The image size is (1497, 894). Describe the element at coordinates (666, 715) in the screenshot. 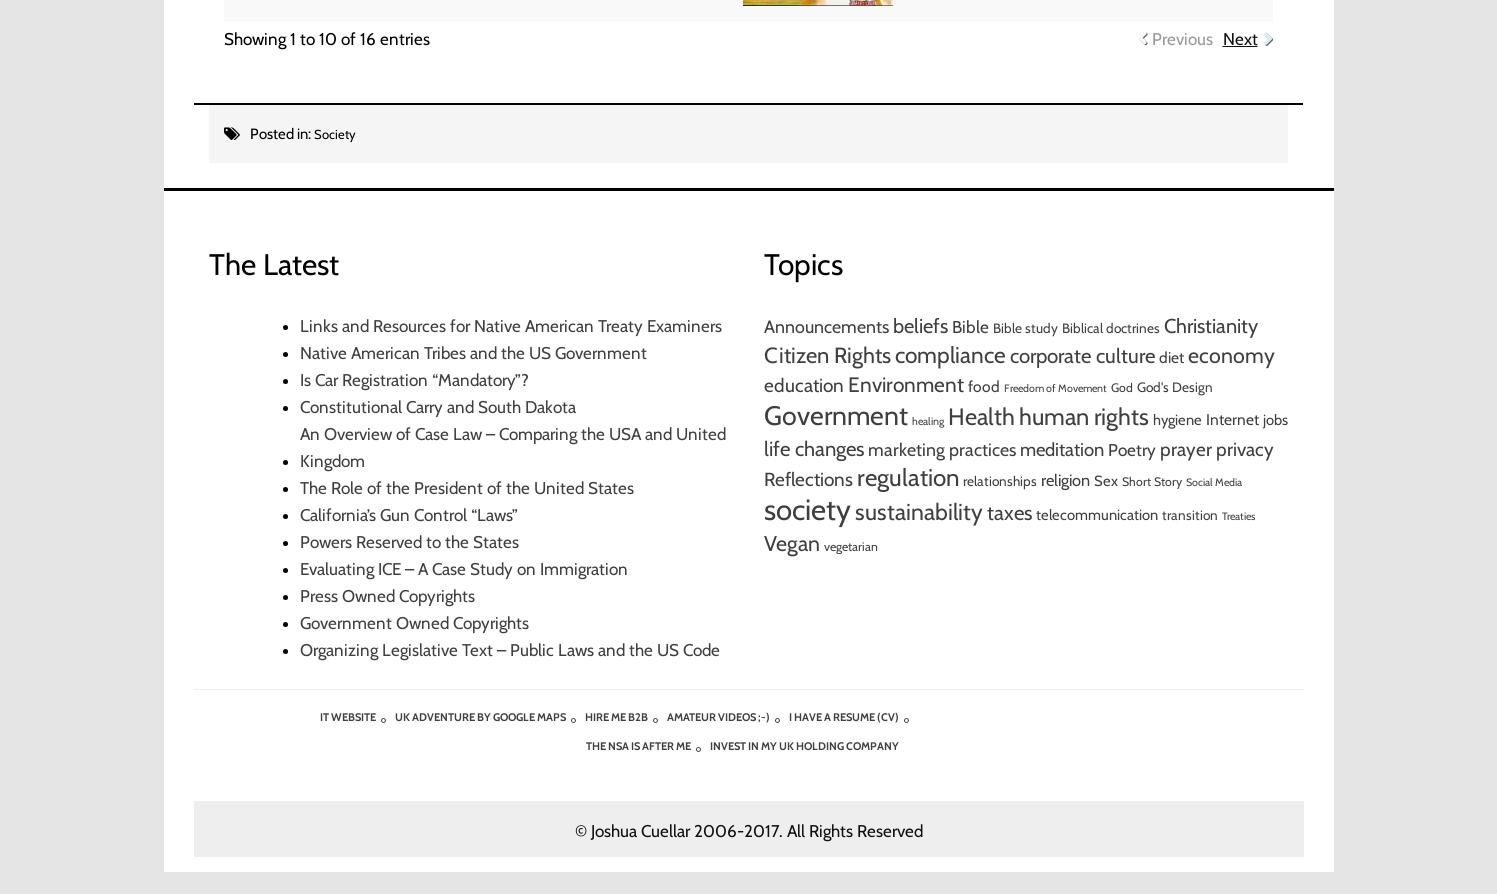

I see `'Amateur Videos ;-)'` at that location.